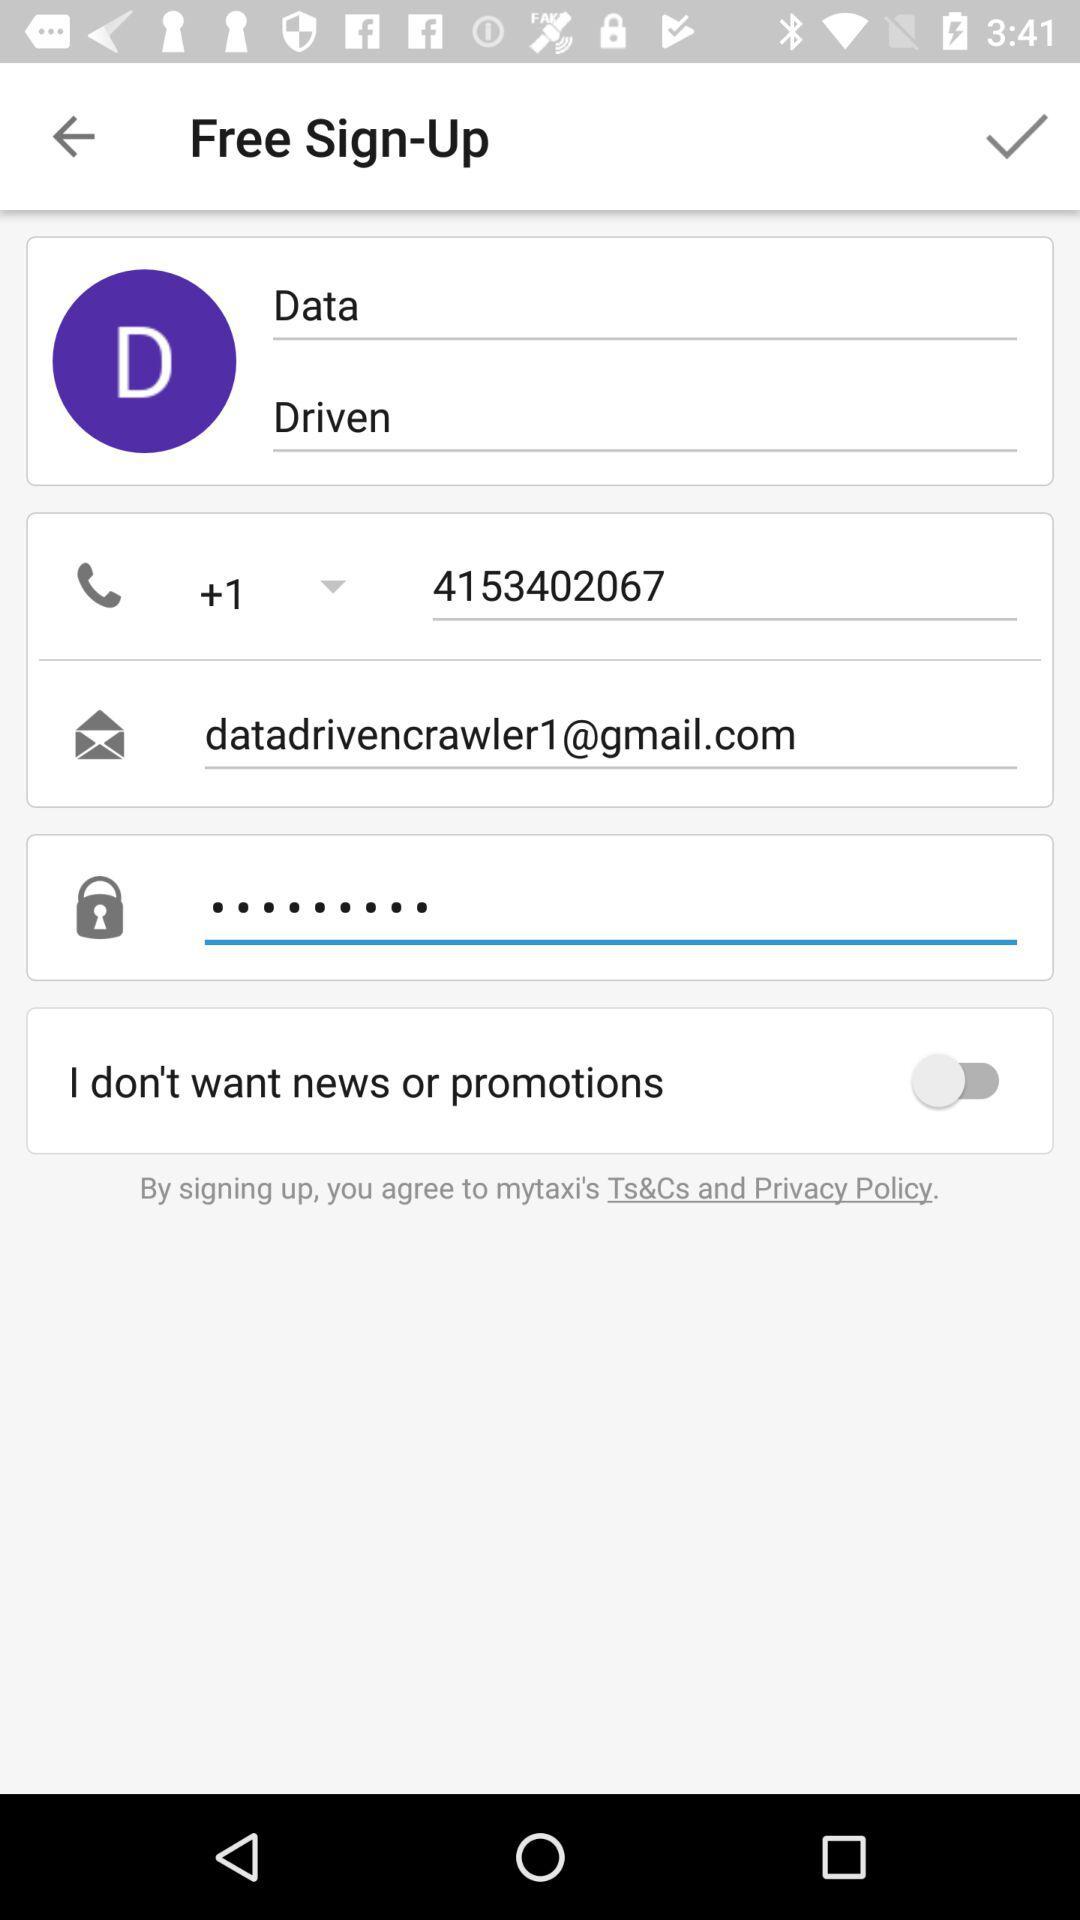  What do you see at coordinates (609, 906) in the screenshot?
I see `crowd3116` at bounding box center [609, 906].